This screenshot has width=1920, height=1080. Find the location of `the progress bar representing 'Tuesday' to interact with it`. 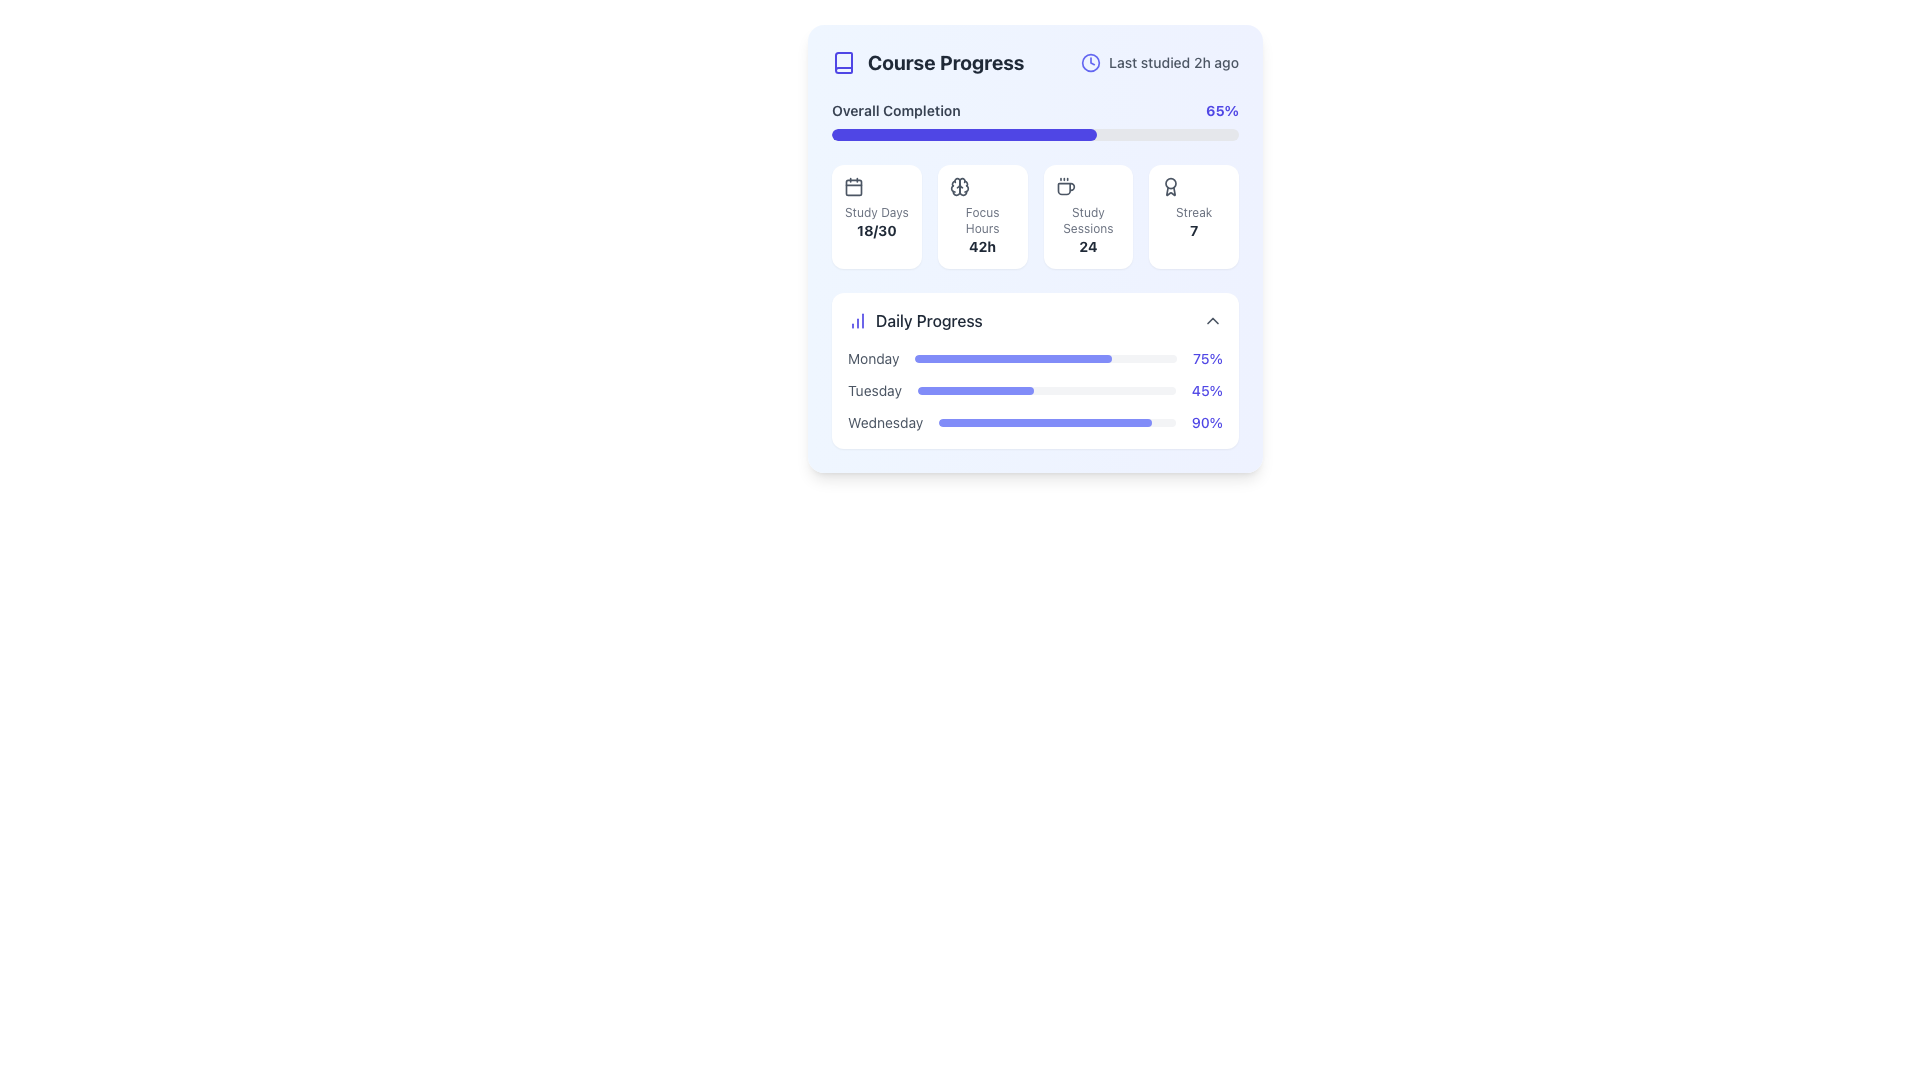

the progress bar representing 'Tuesday' to interact with it is located at coordinates (1045, 390).